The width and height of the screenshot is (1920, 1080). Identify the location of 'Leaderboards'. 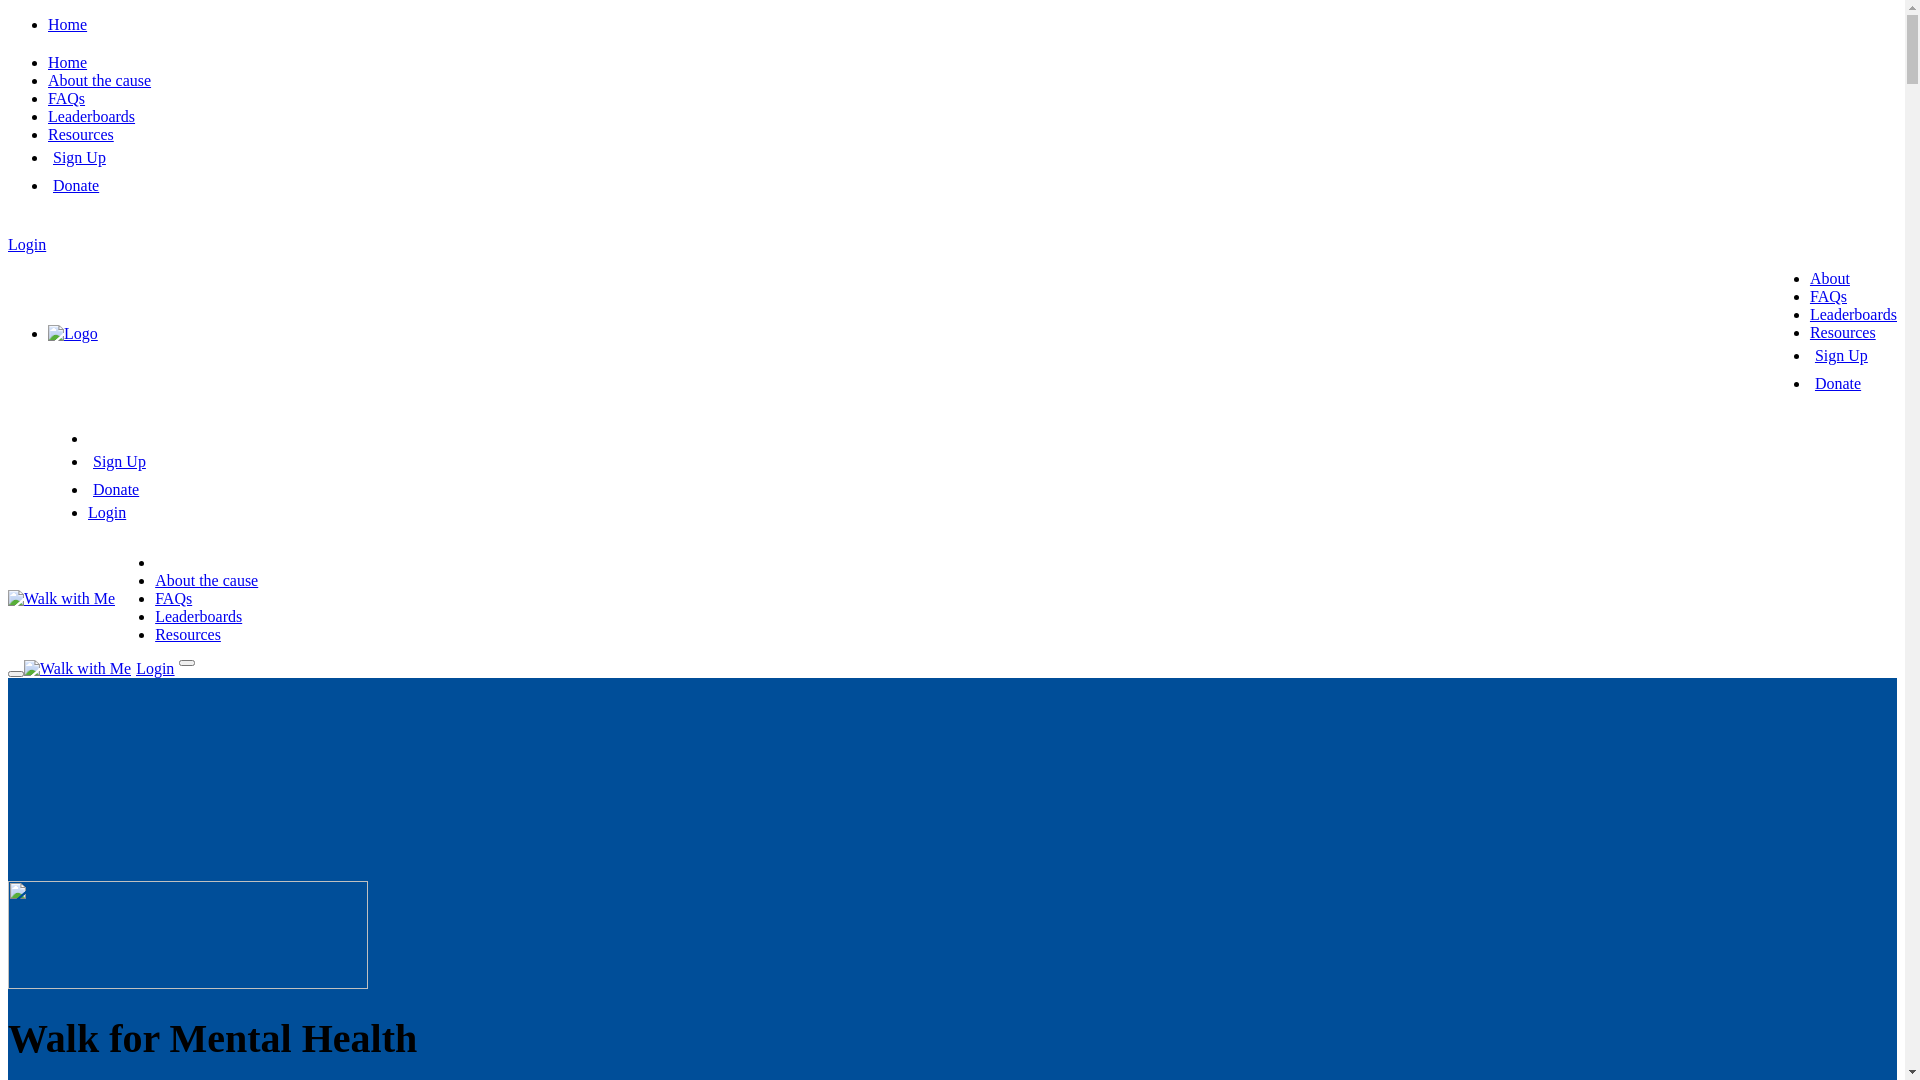
(90, 116).